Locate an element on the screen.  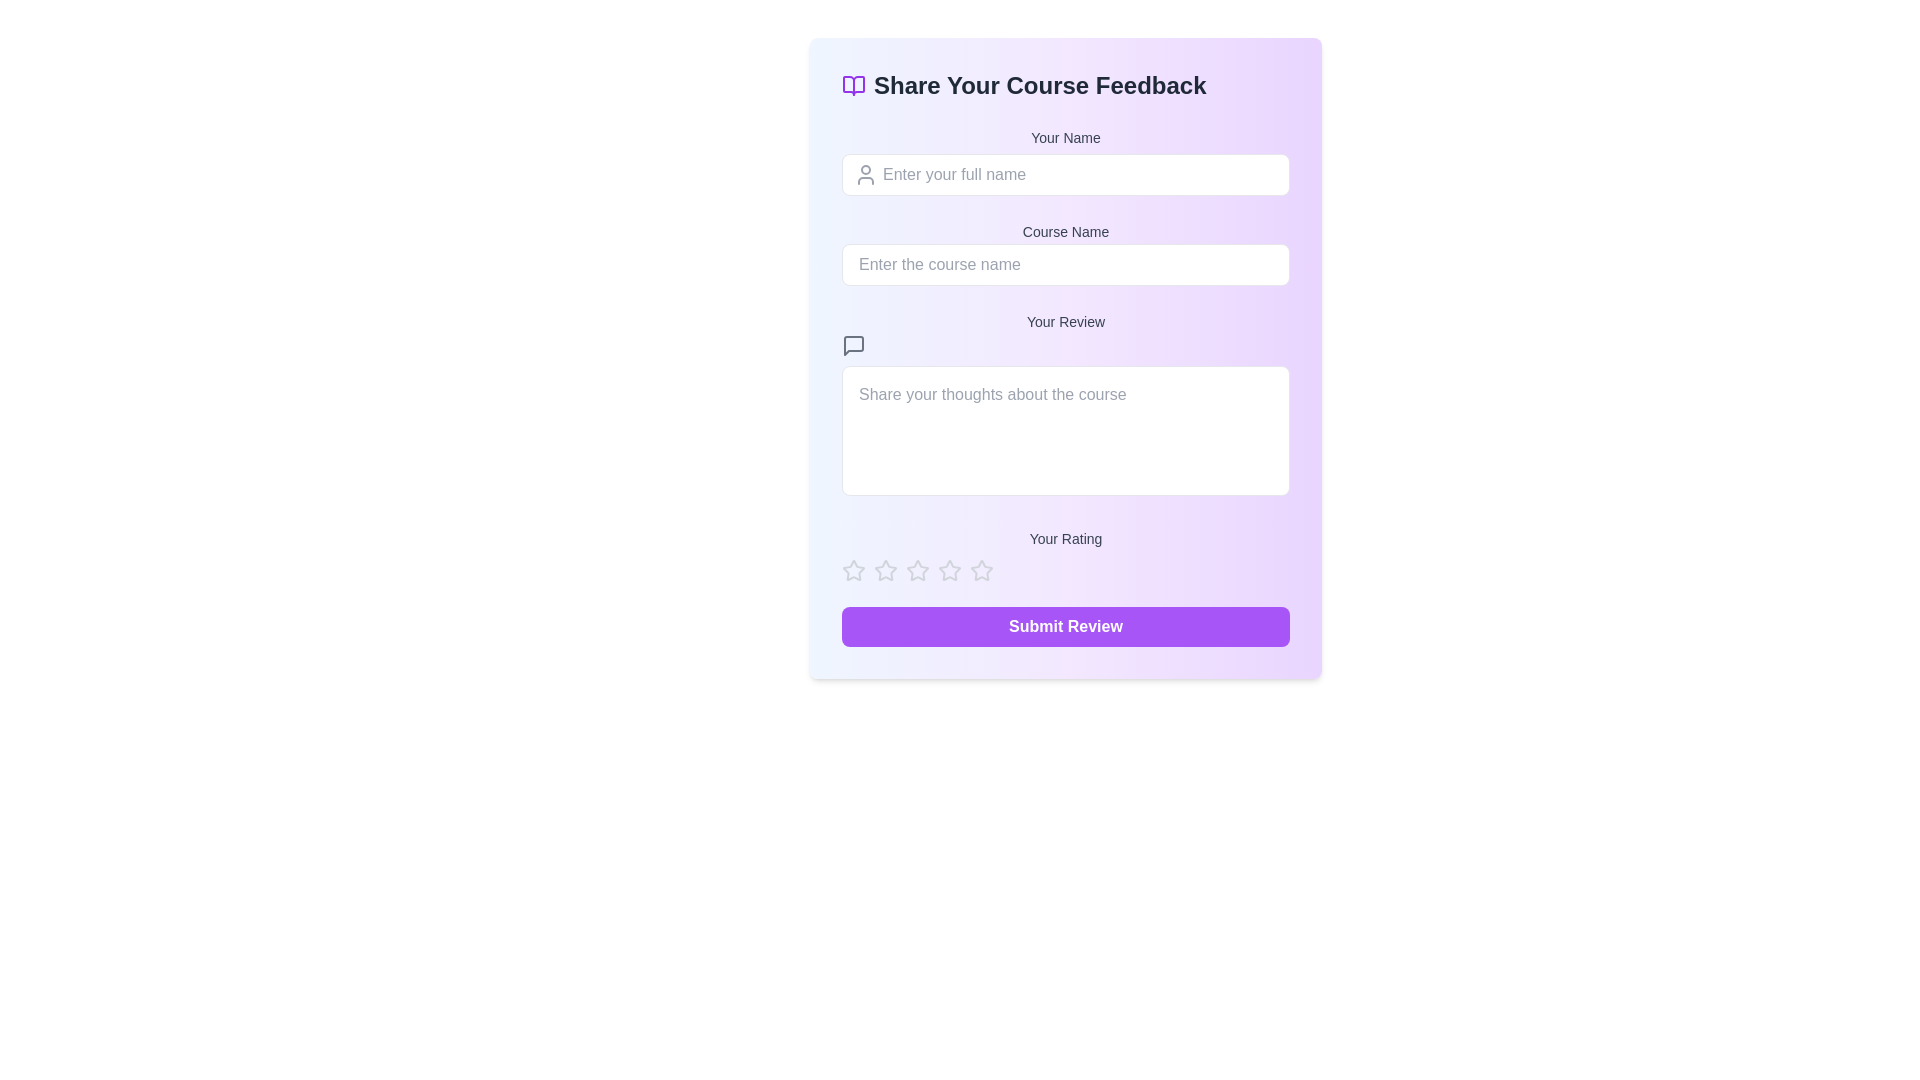
the icon representing the 'Your Review' section, which is positioned to the left of the text area field and above the input region for user feedback is located at coordinates (854, 345).